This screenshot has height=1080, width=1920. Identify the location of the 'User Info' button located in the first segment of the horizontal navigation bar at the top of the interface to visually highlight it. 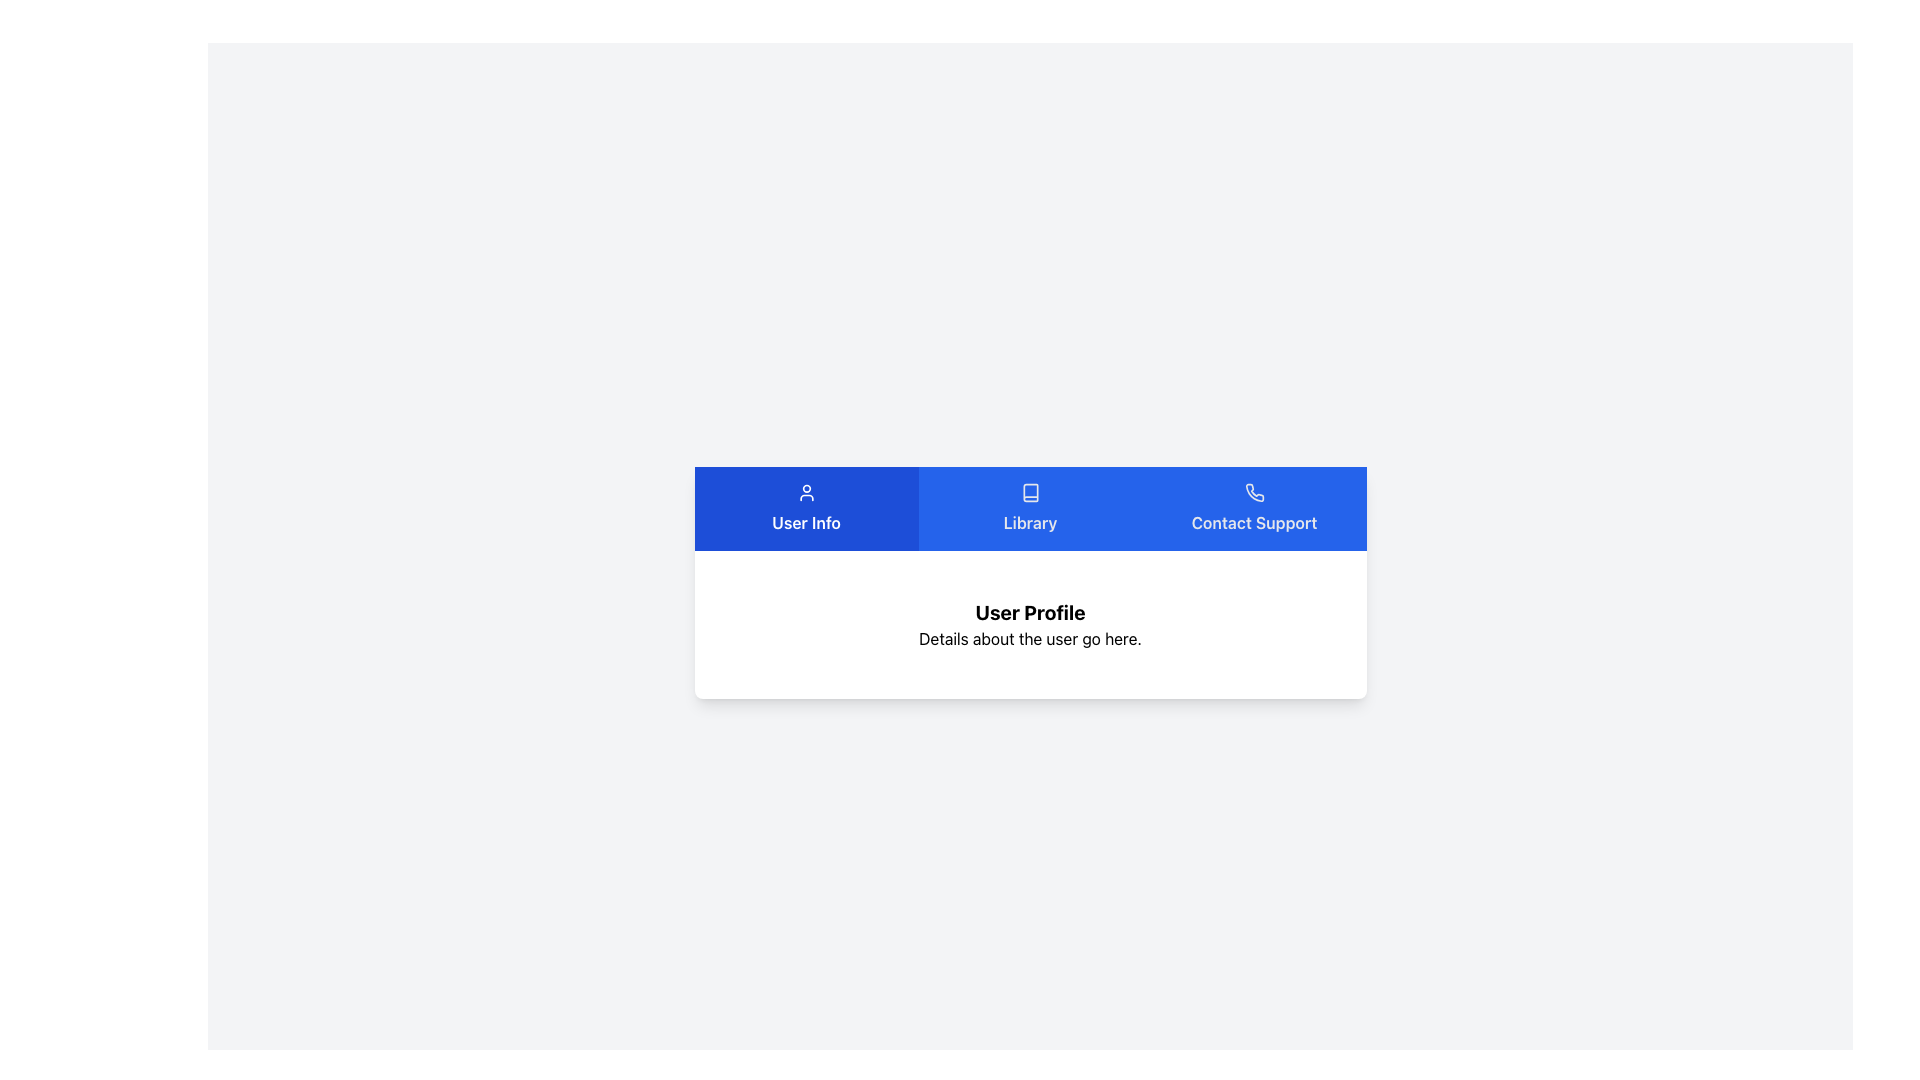
(806, 508).